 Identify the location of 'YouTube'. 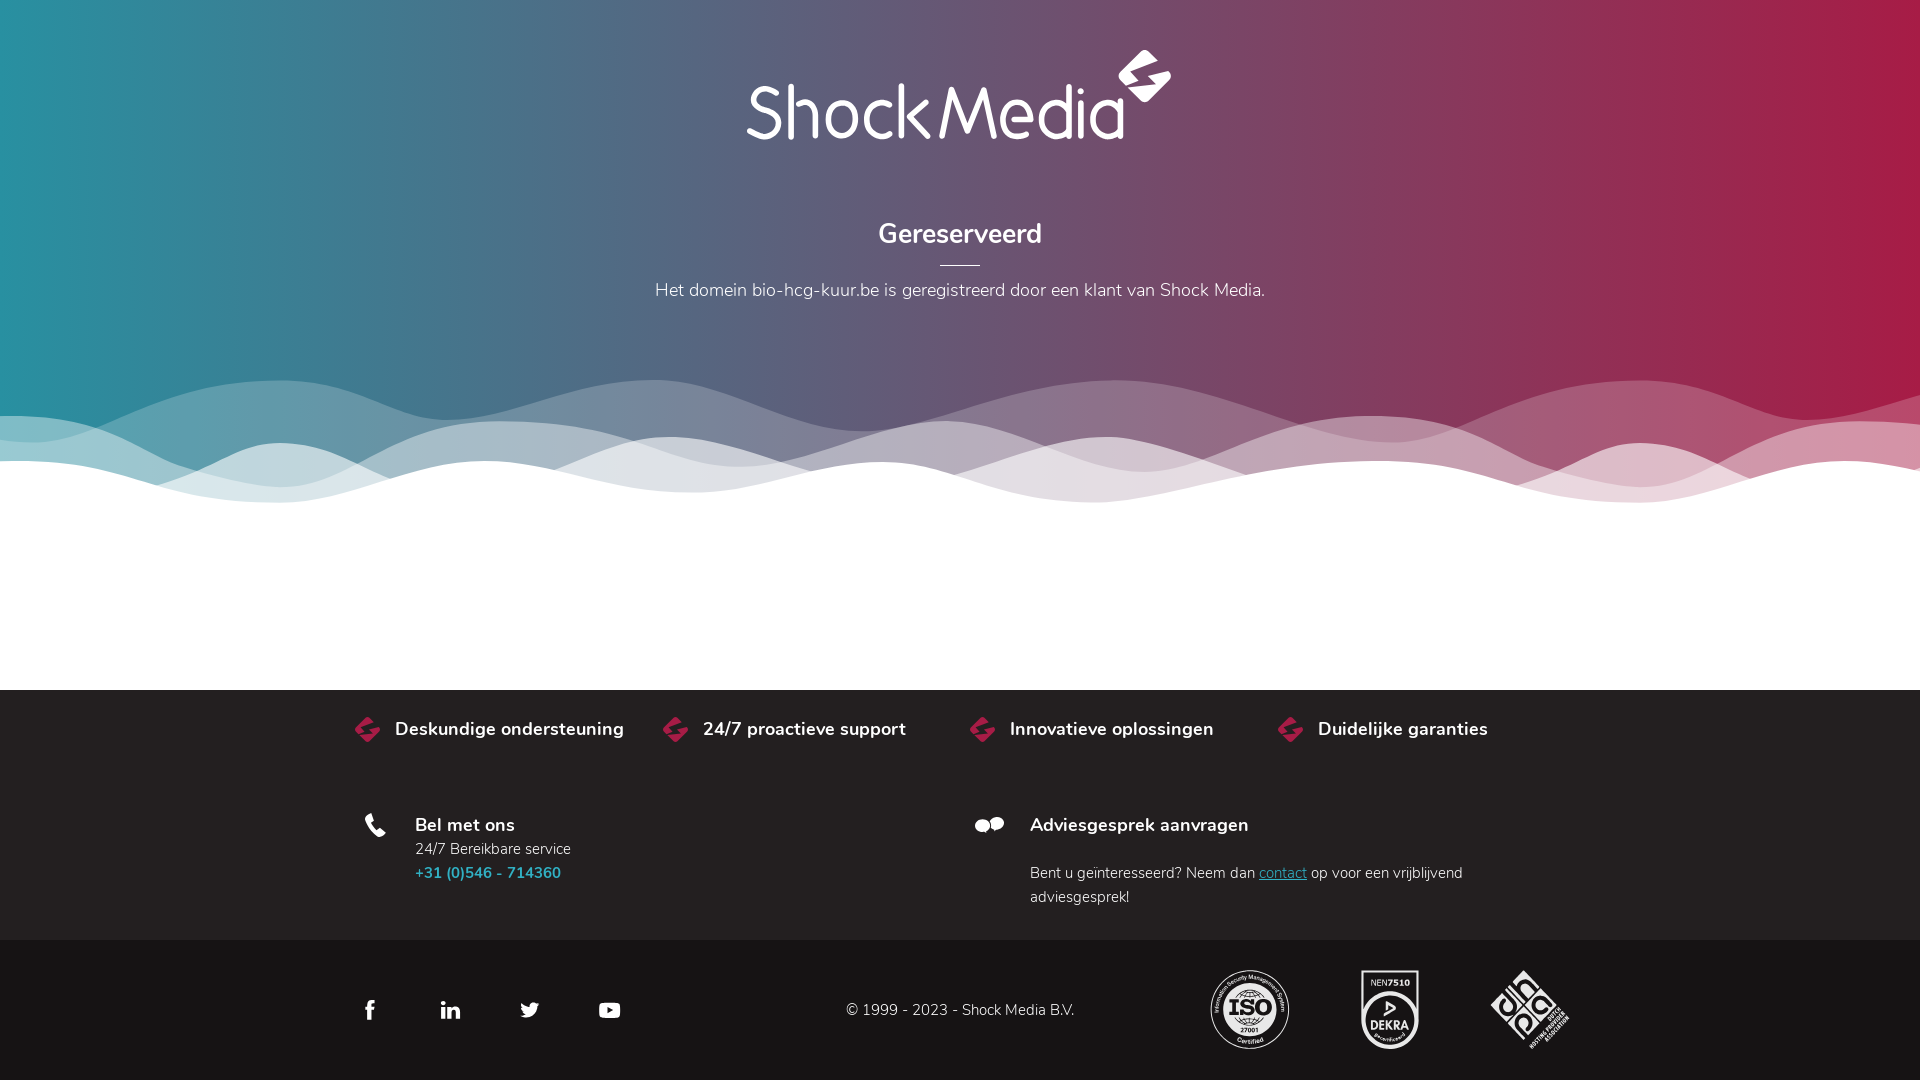
(608, 1010).